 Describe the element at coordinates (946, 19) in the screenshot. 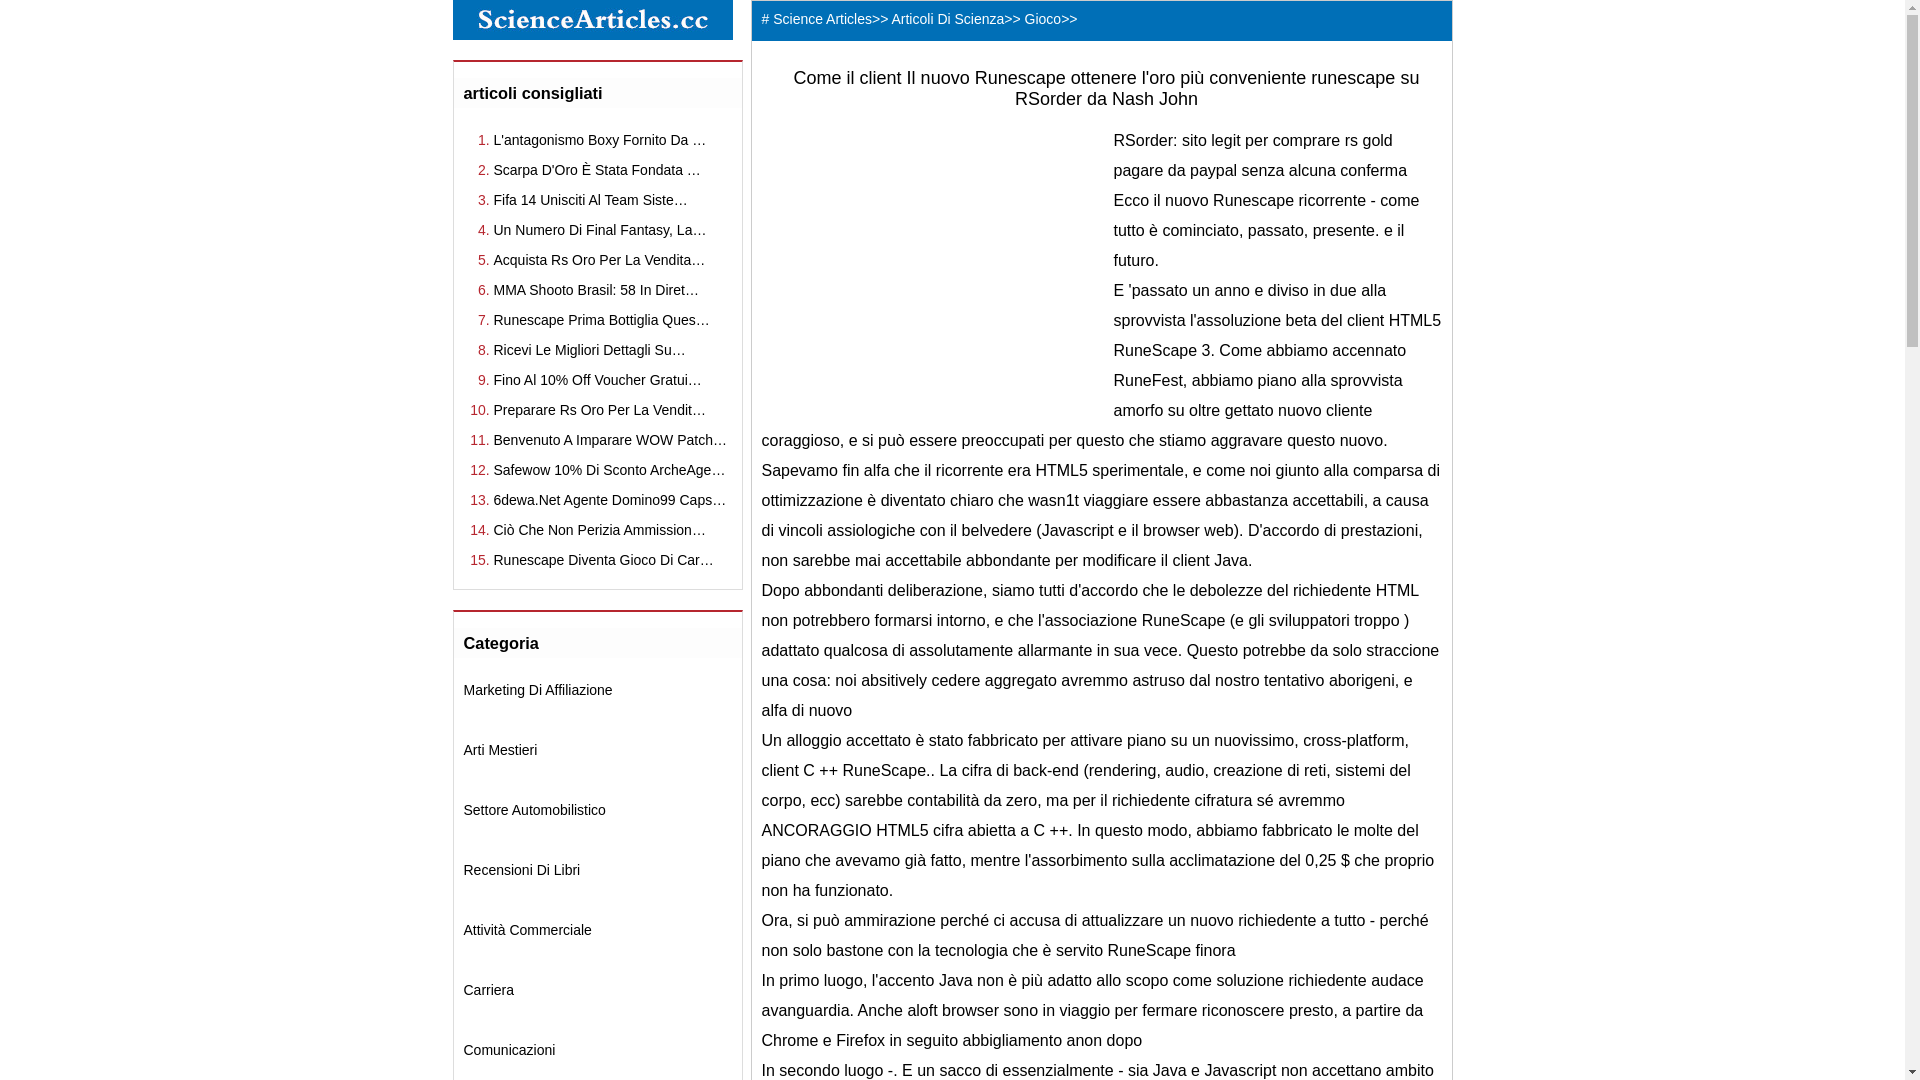

I see `'Articoli Di Scienza'` at that location.